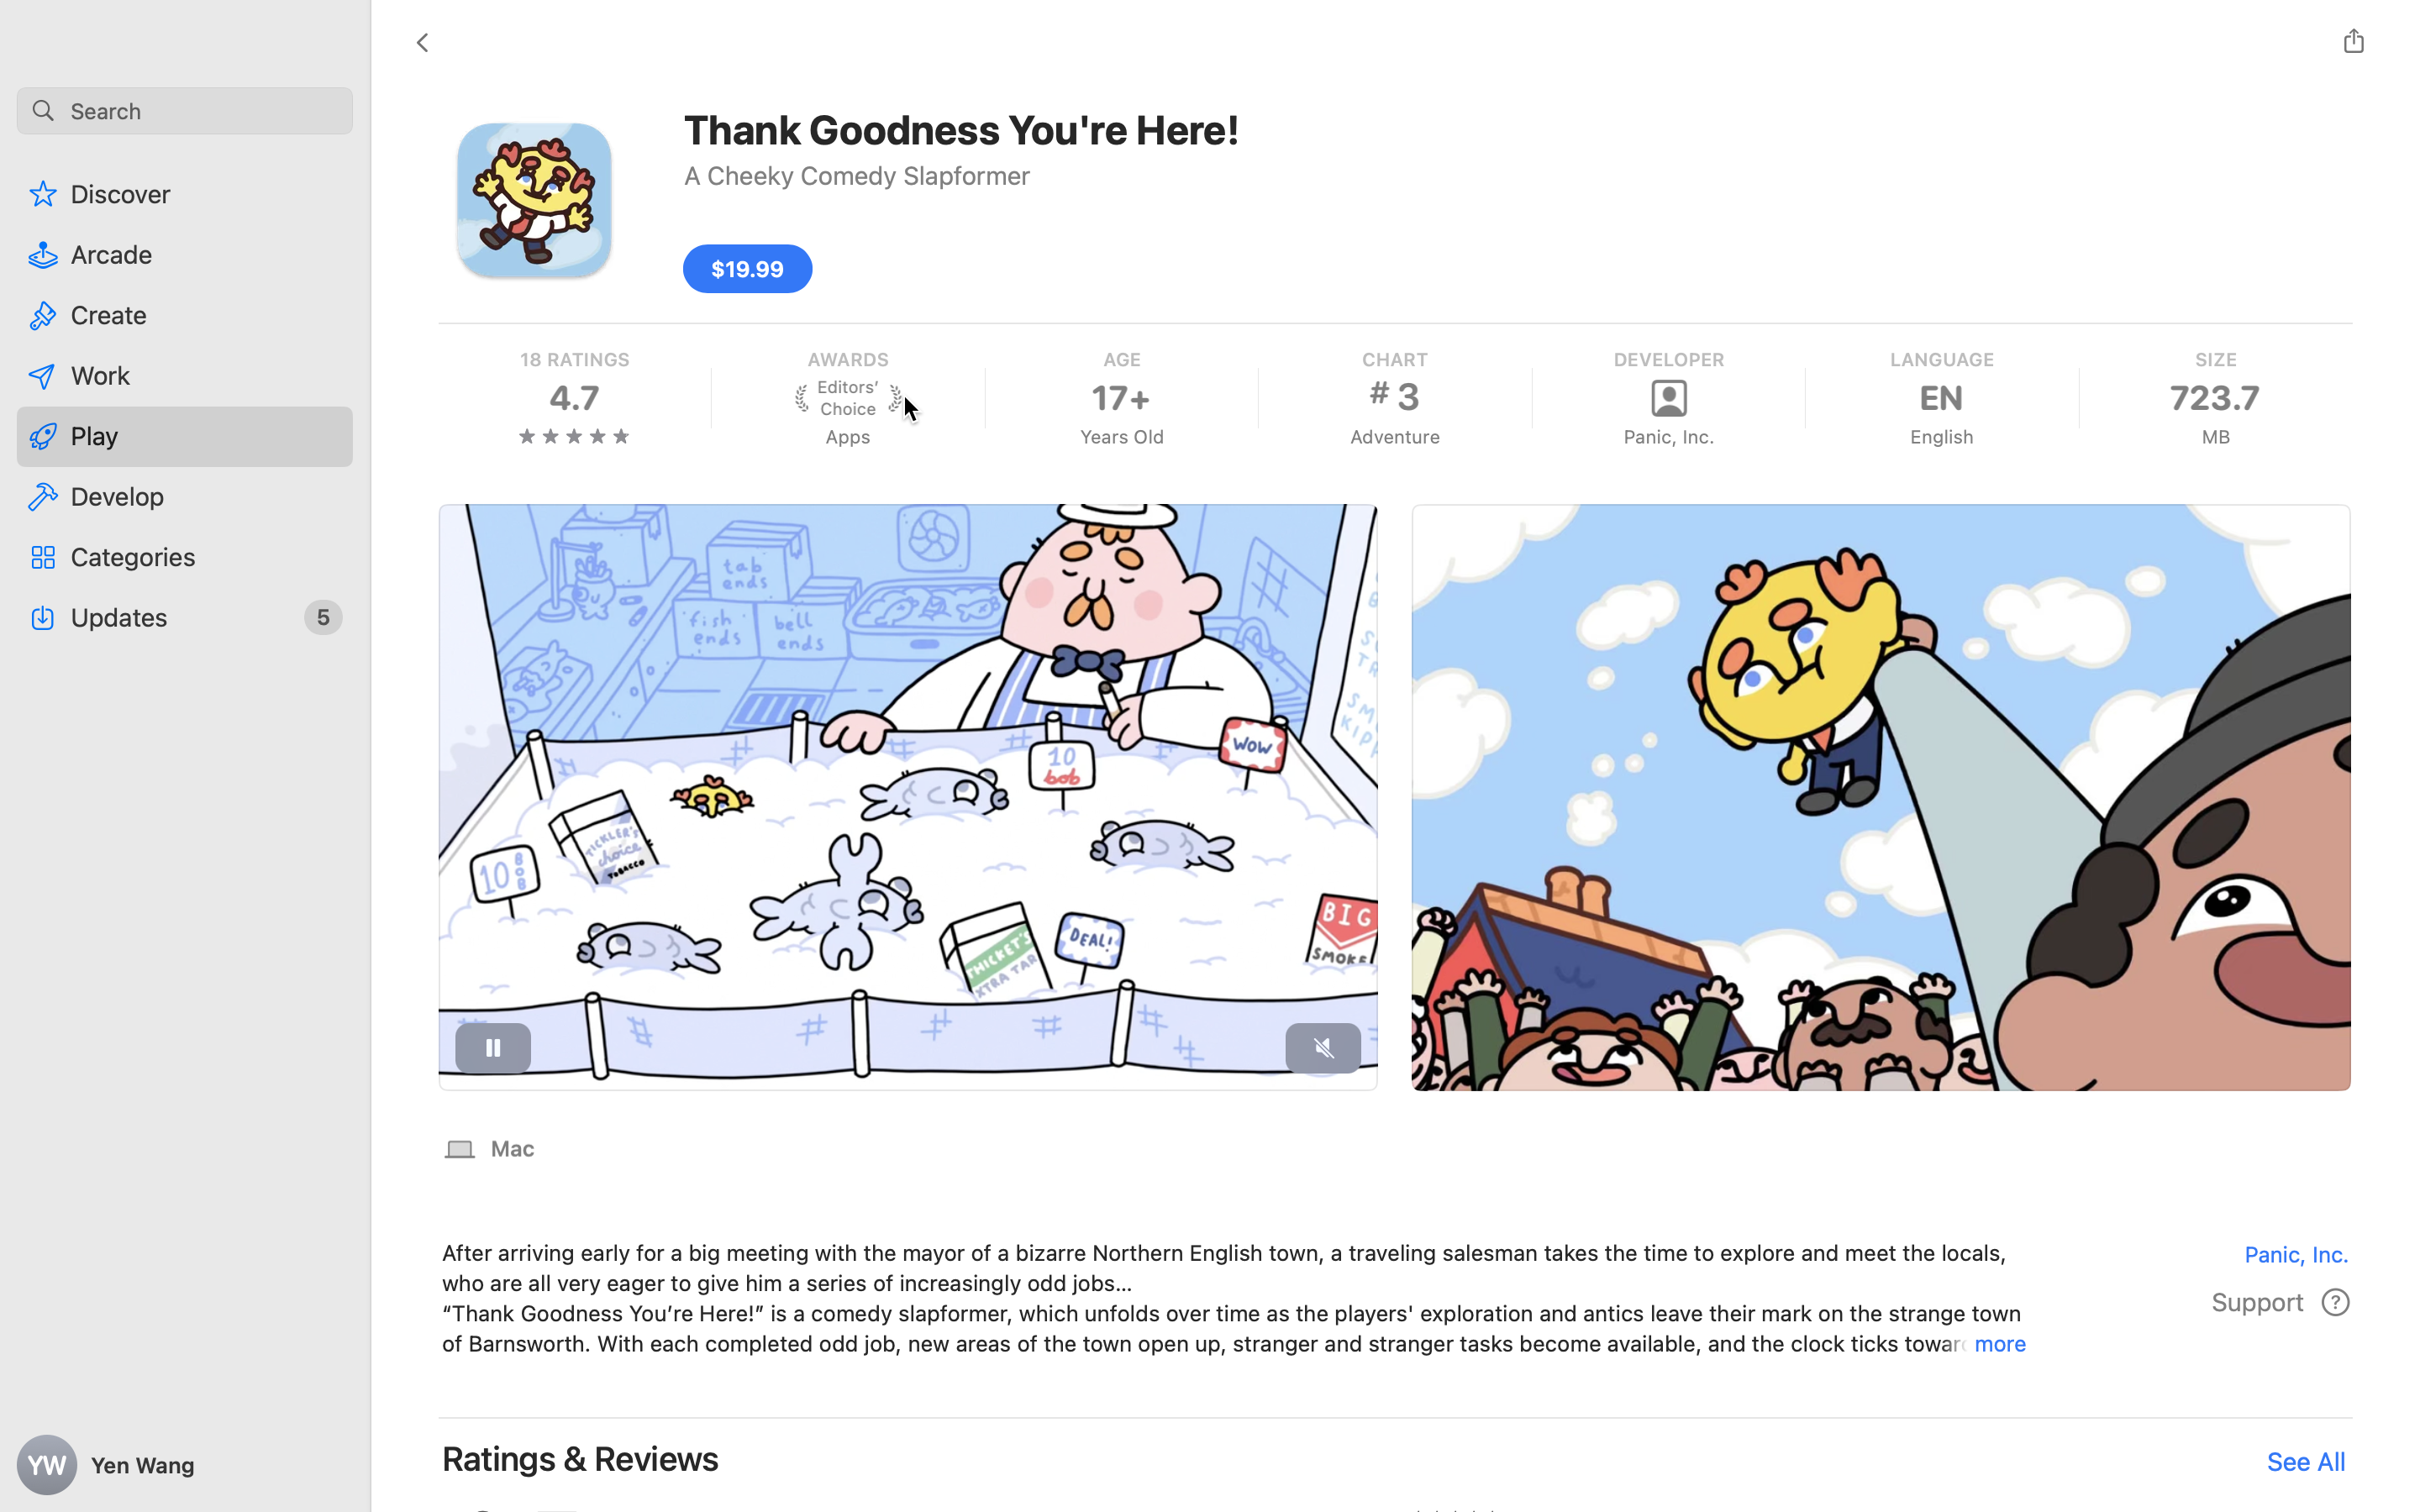  Describe the element at coordinates (575, 358) in the screenshot. I see `'18 RATINGS'` at that location.